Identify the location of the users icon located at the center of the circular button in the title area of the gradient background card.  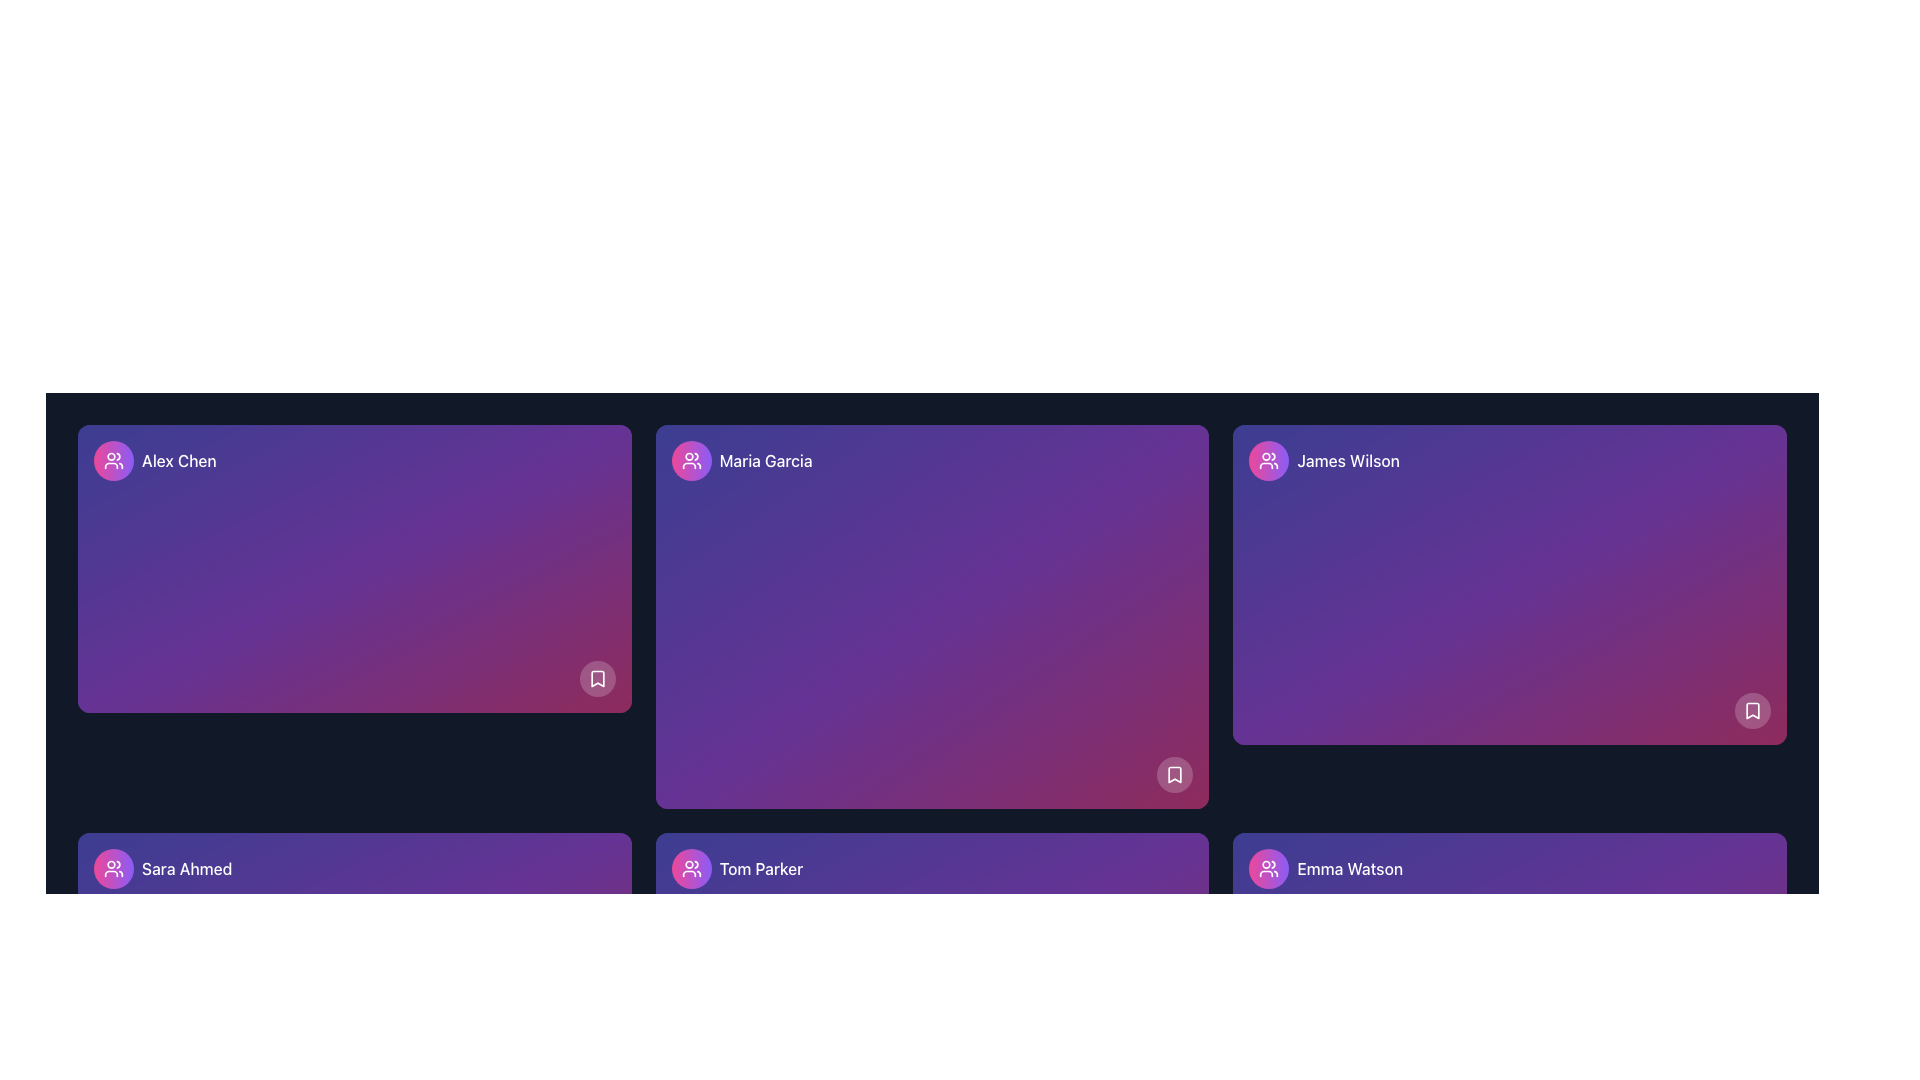
(691, 461).